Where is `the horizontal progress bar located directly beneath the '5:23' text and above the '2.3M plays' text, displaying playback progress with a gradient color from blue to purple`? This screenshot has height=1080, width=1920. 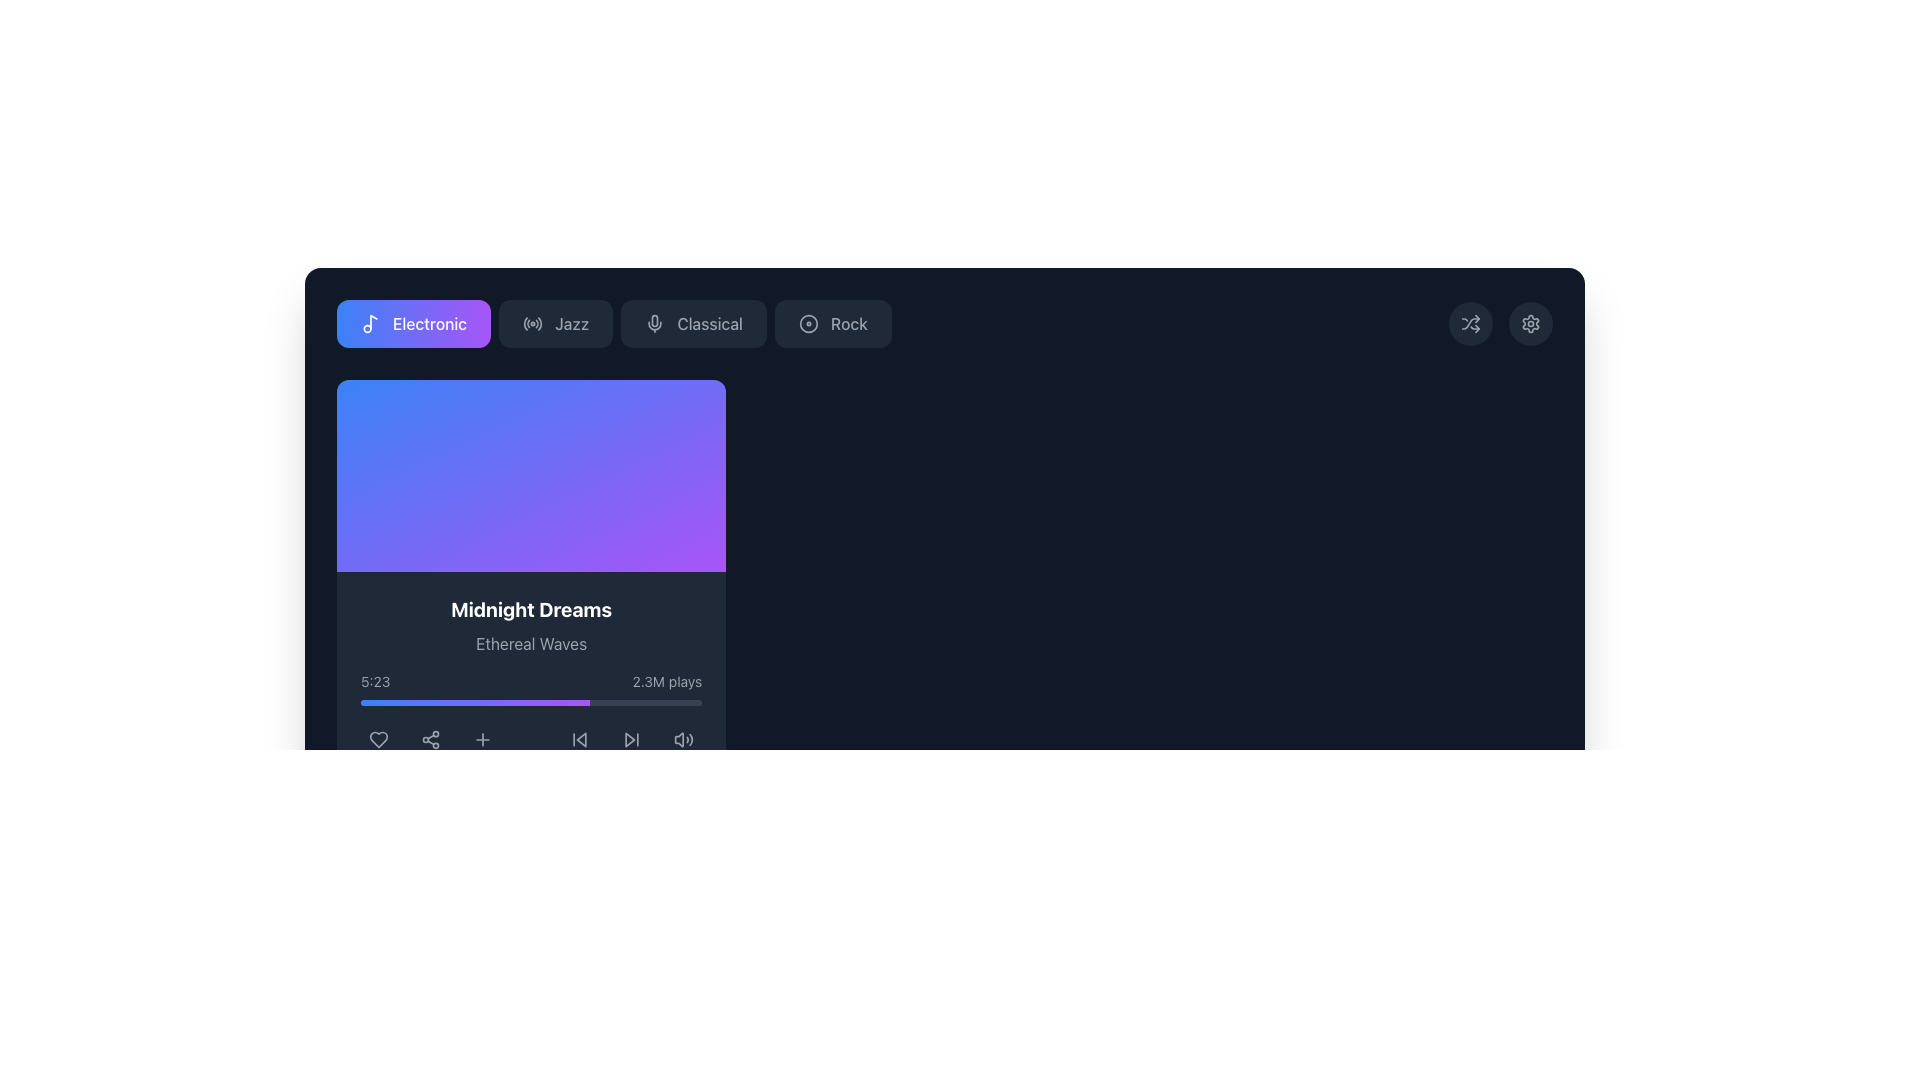 the horizontal progress bar located directly beneath the '5:23' text and above the '2.3M plays' text, displaying playback progress with a gradient color from blue to purple is located at coordinates (531, 701).